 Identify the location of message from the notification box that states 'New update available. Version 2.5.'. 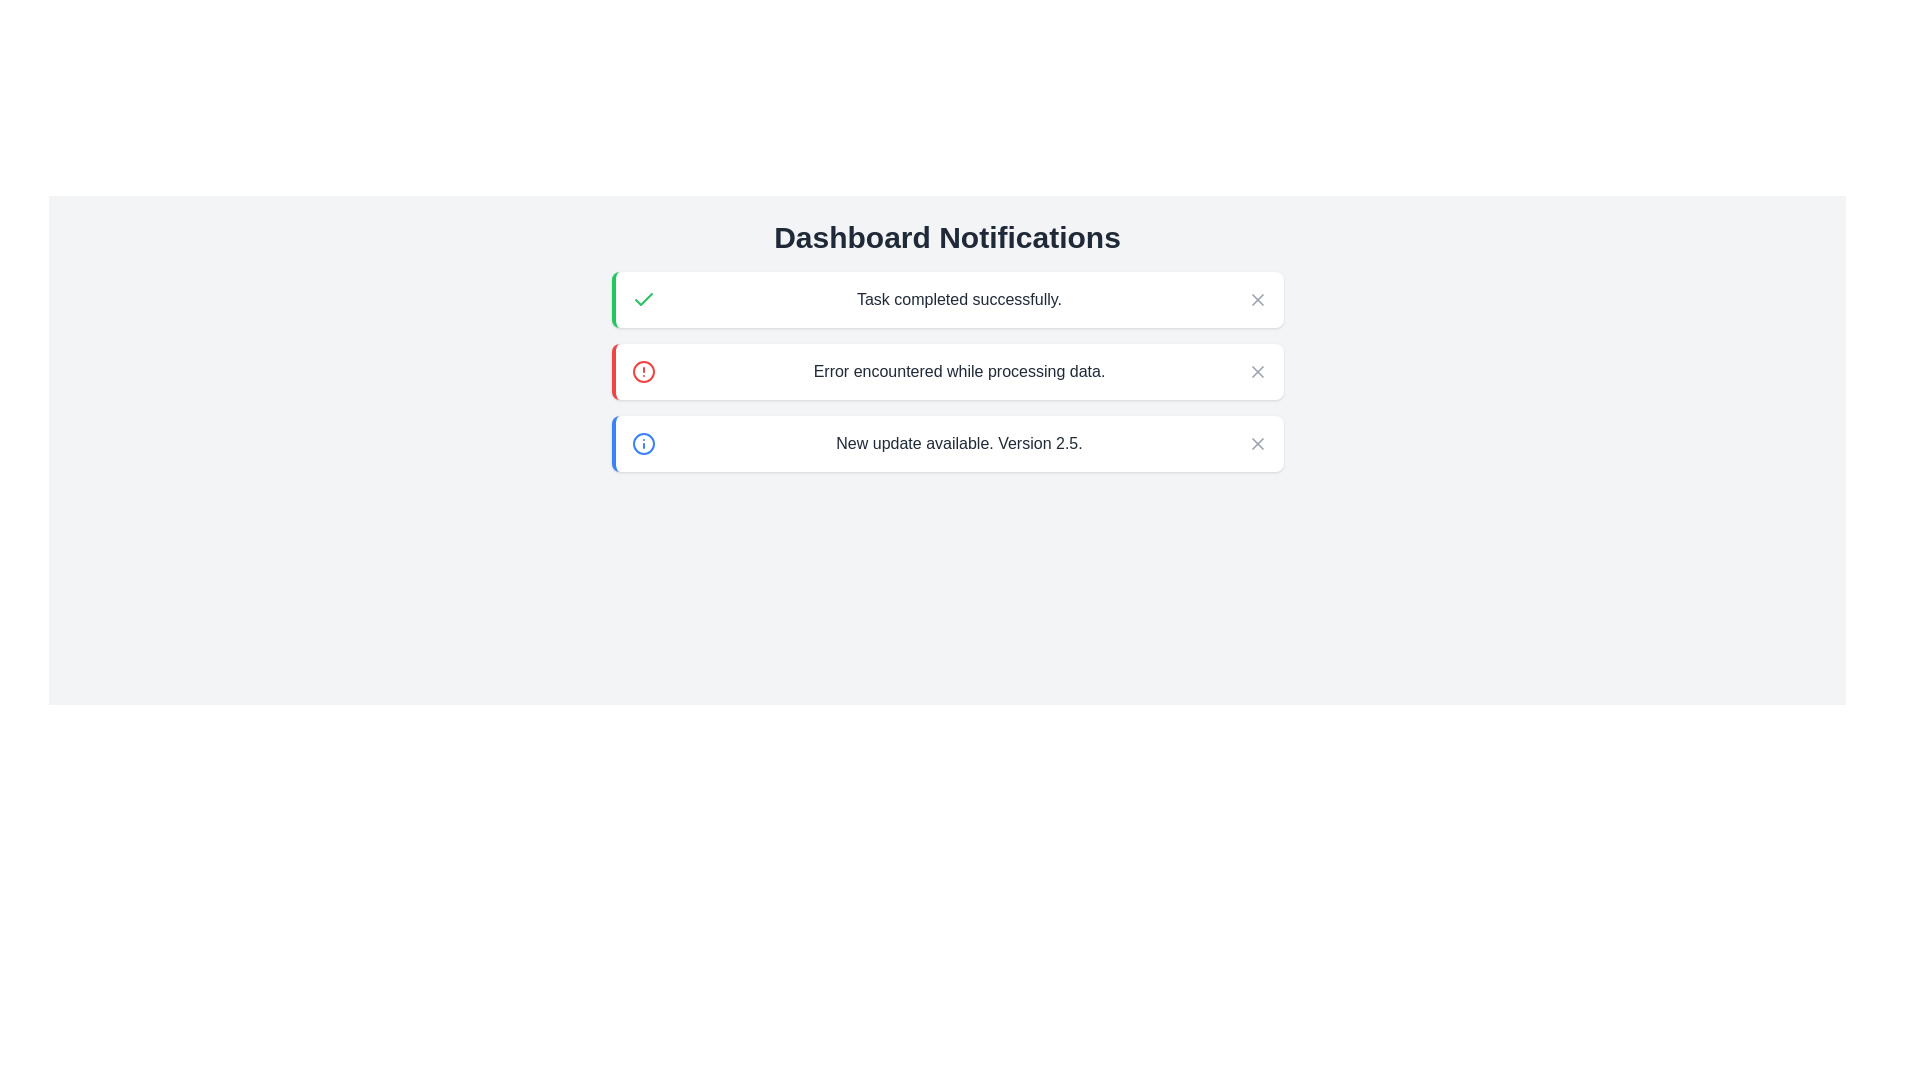
(946, 442).